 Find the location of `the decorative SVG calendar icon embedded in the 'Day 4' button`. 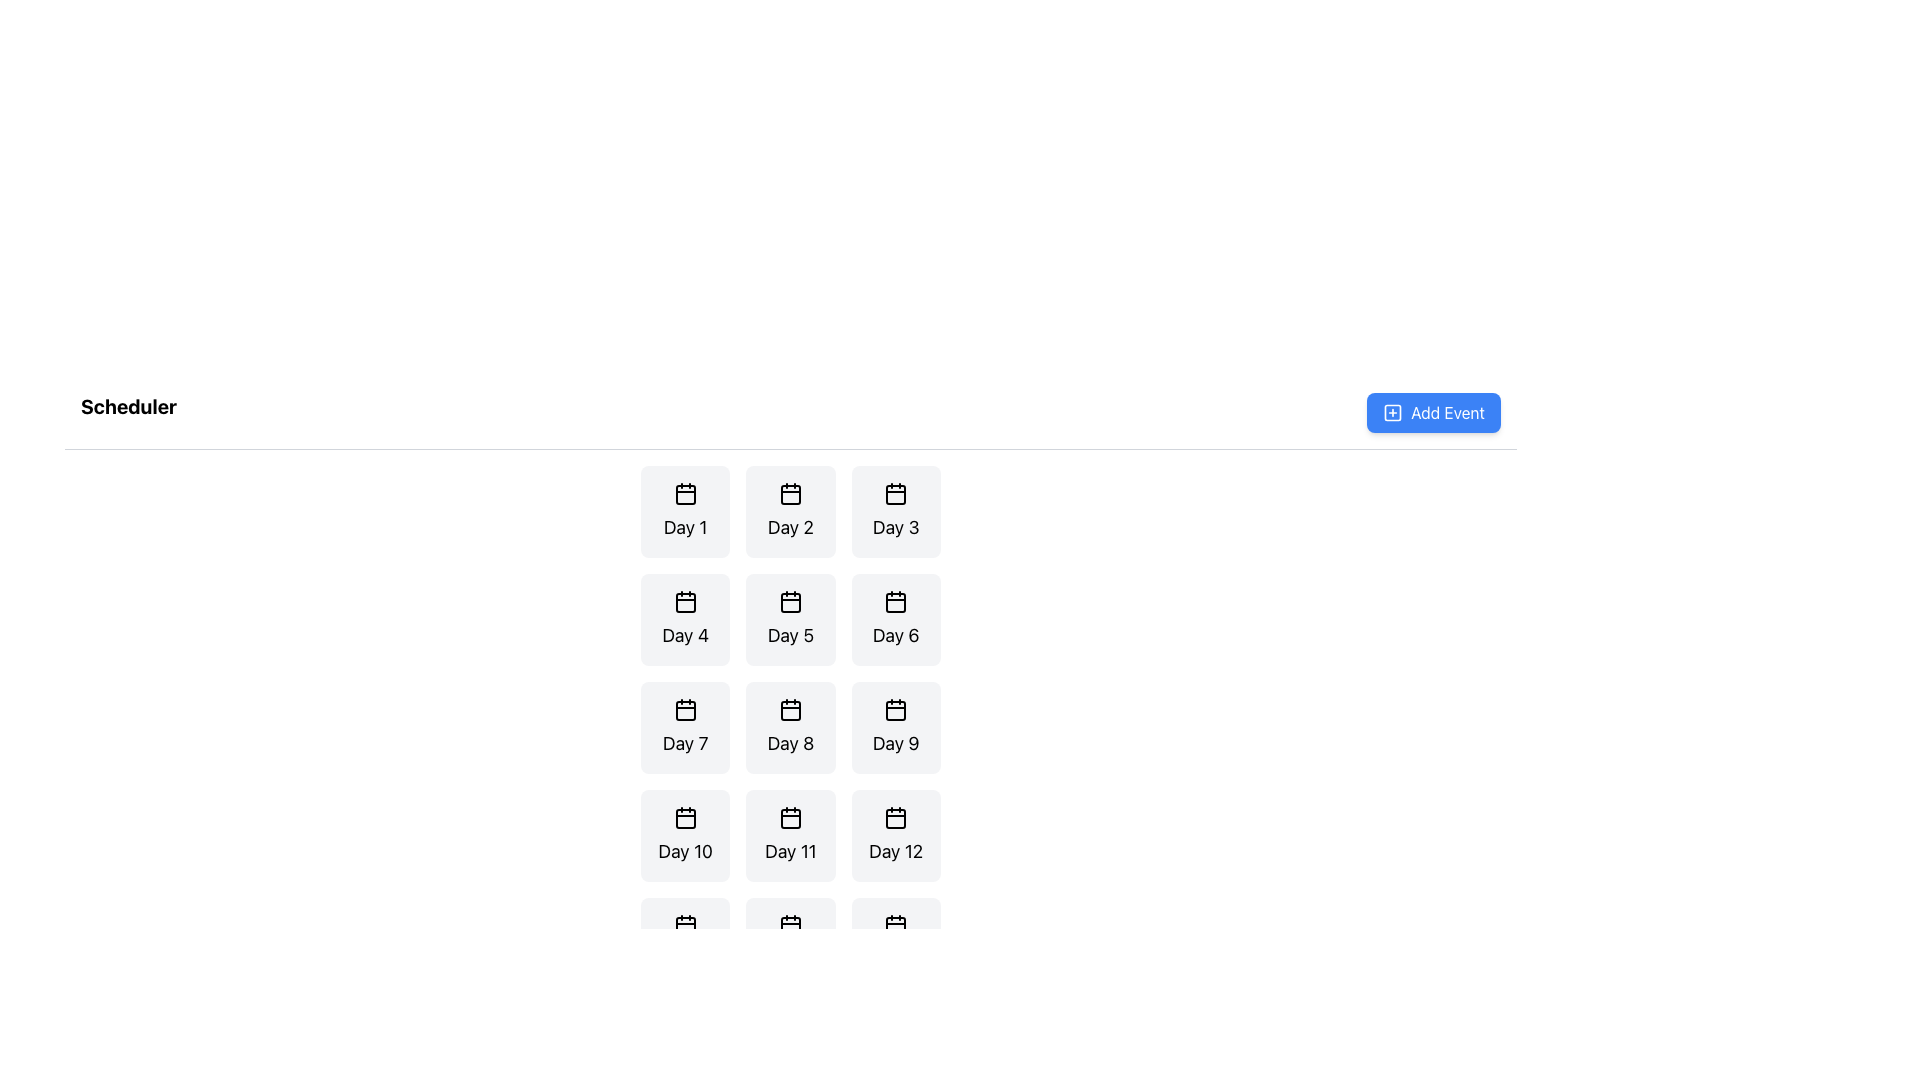

the decorative SVG calendar icon embedded in the 'Day 4' button is located at coordinates (685, 600).